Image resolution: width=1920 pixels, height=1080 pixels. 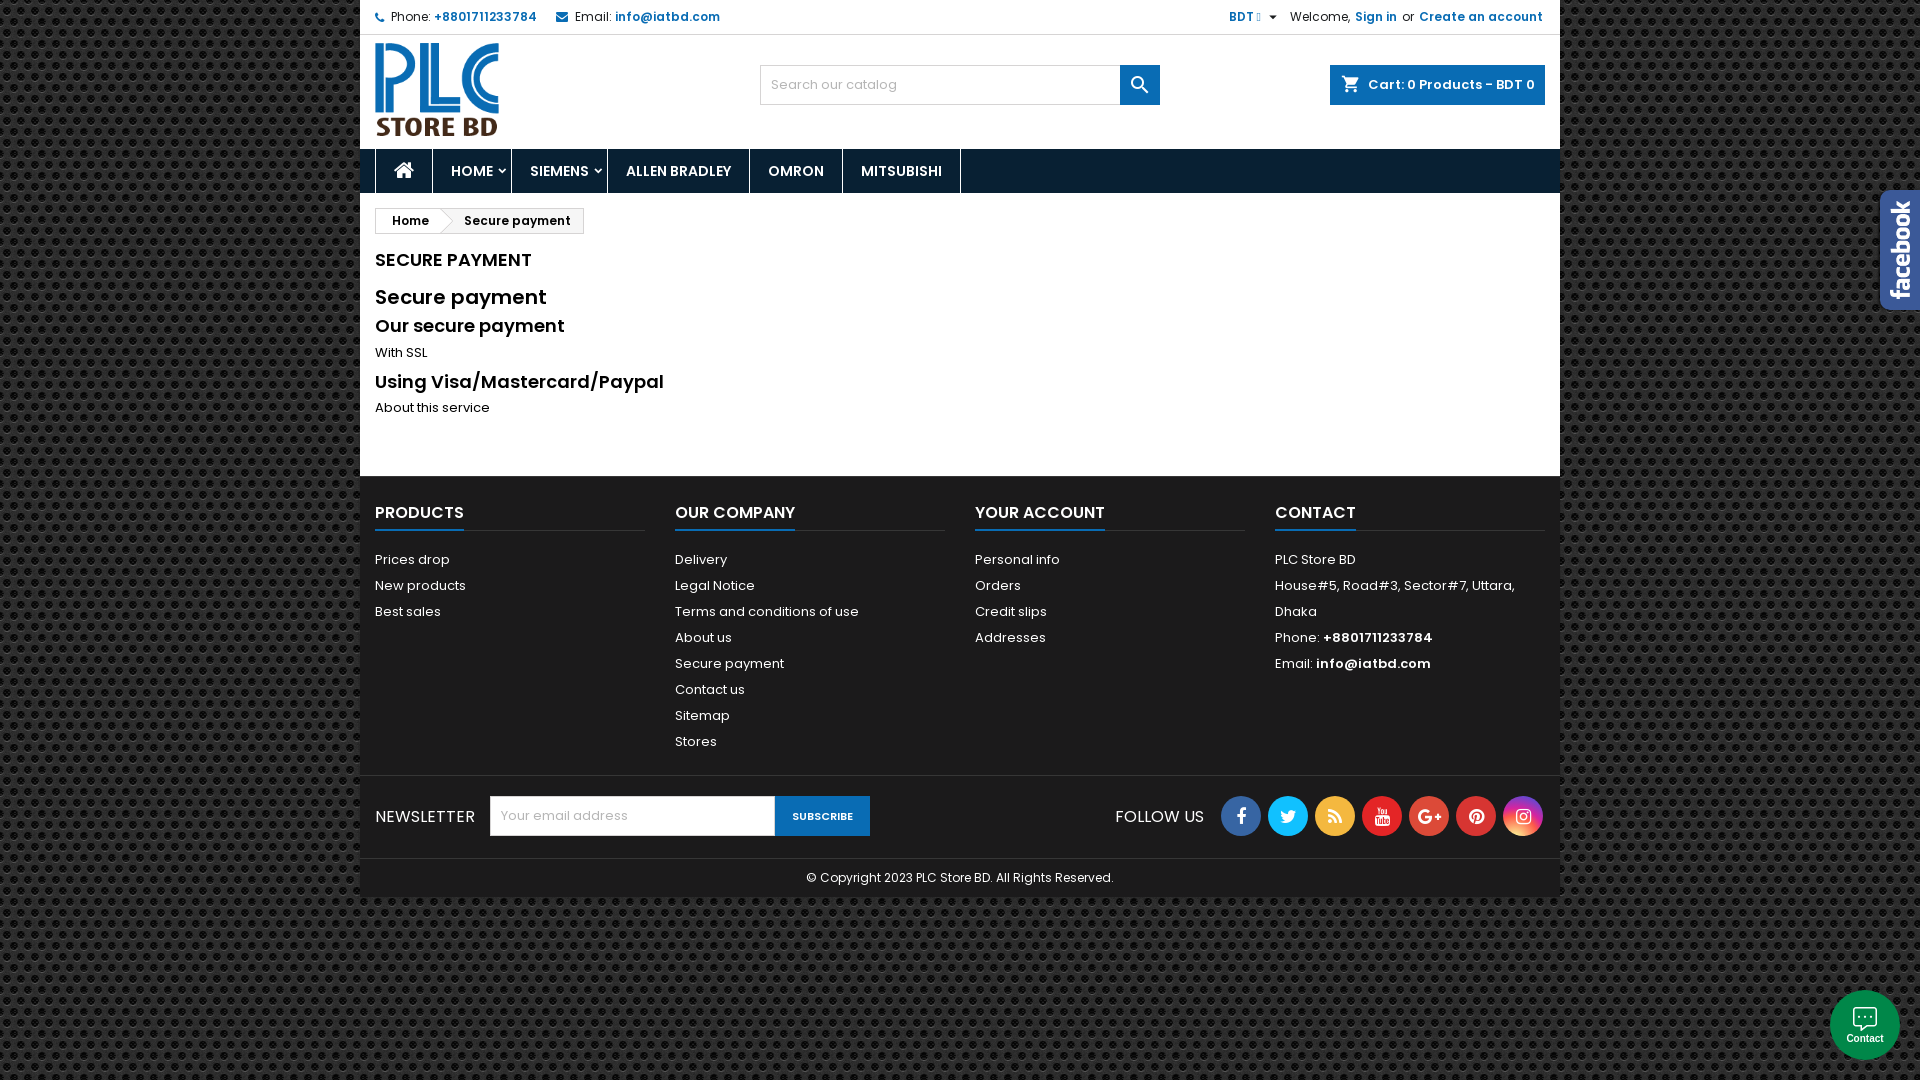 What do you see at coordinates (700, 559) in the screenshot?
I see `'Delivery'` at bounding box center [700, 559].